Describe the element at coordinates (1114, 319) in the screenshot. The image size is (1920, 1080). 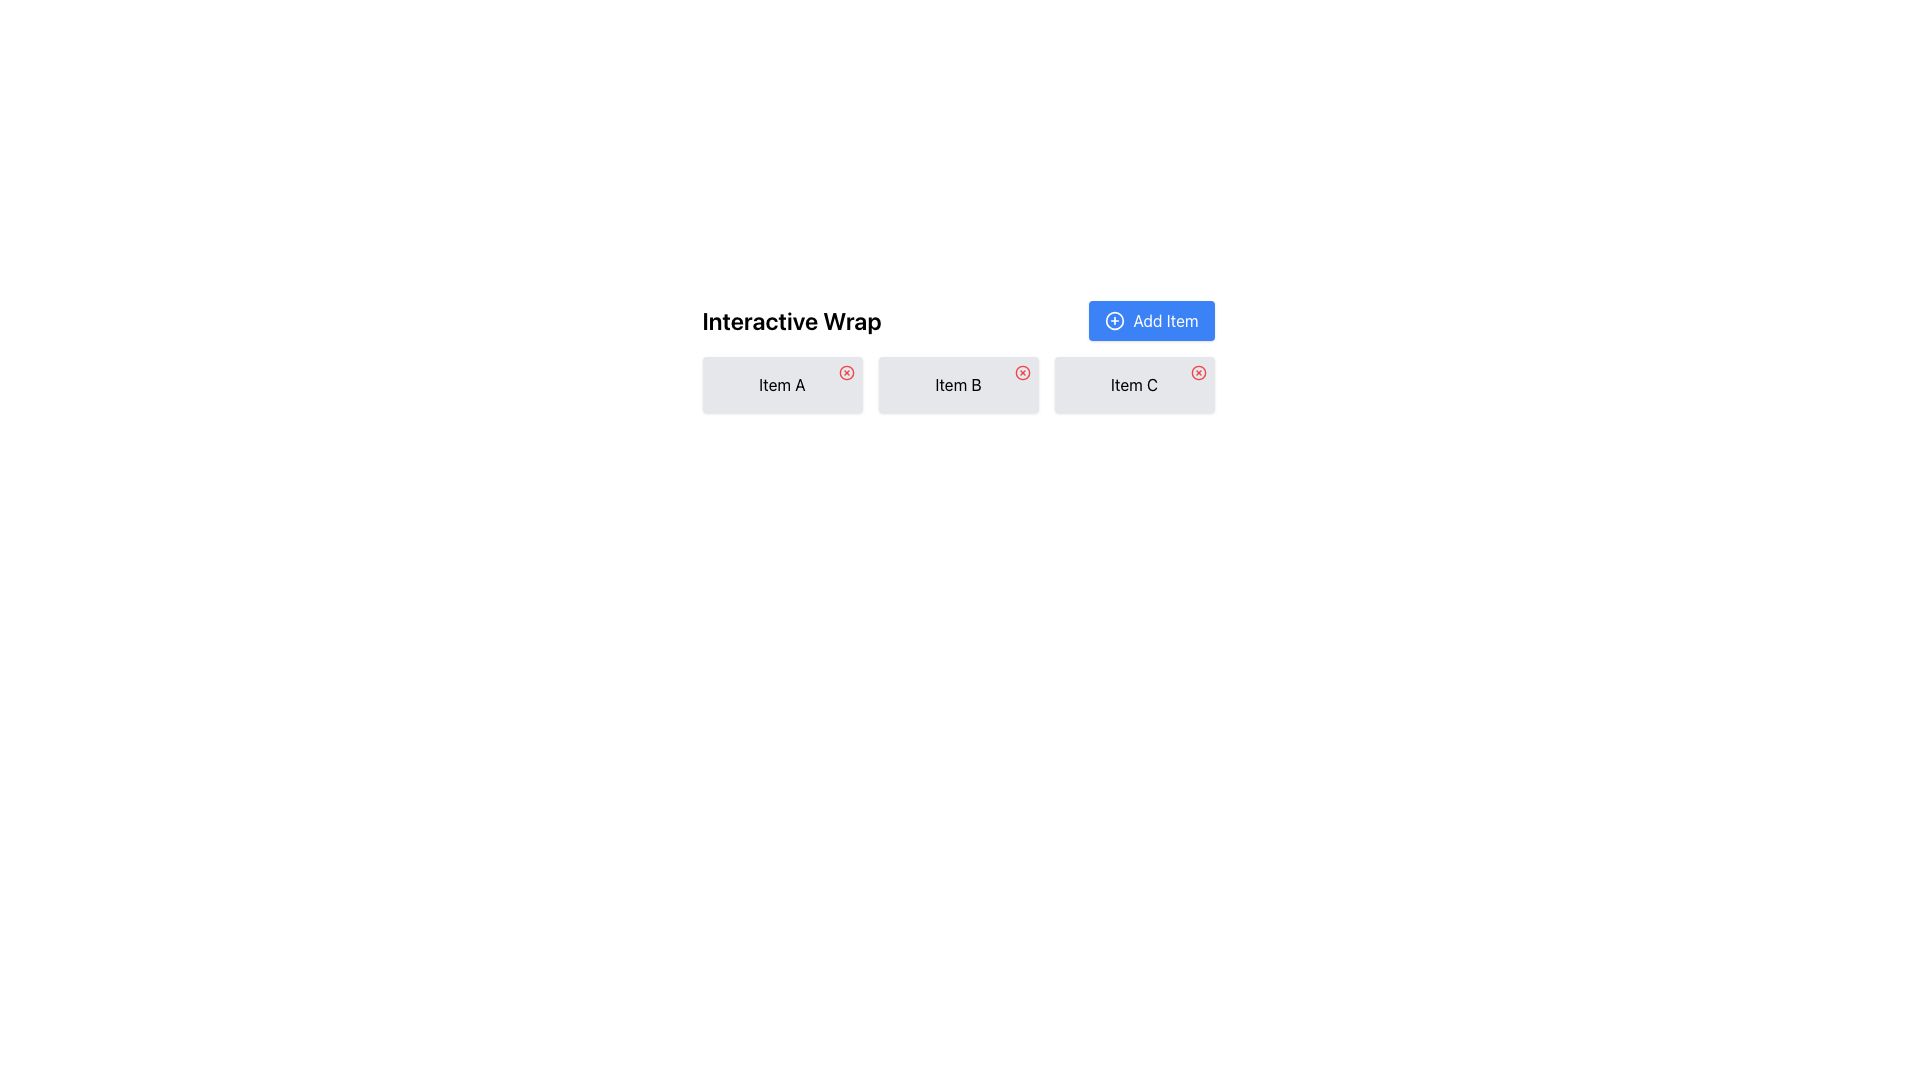
I see `the SVG circle that visually indicates the function of the 'Add Item' button, which is used` at that location.